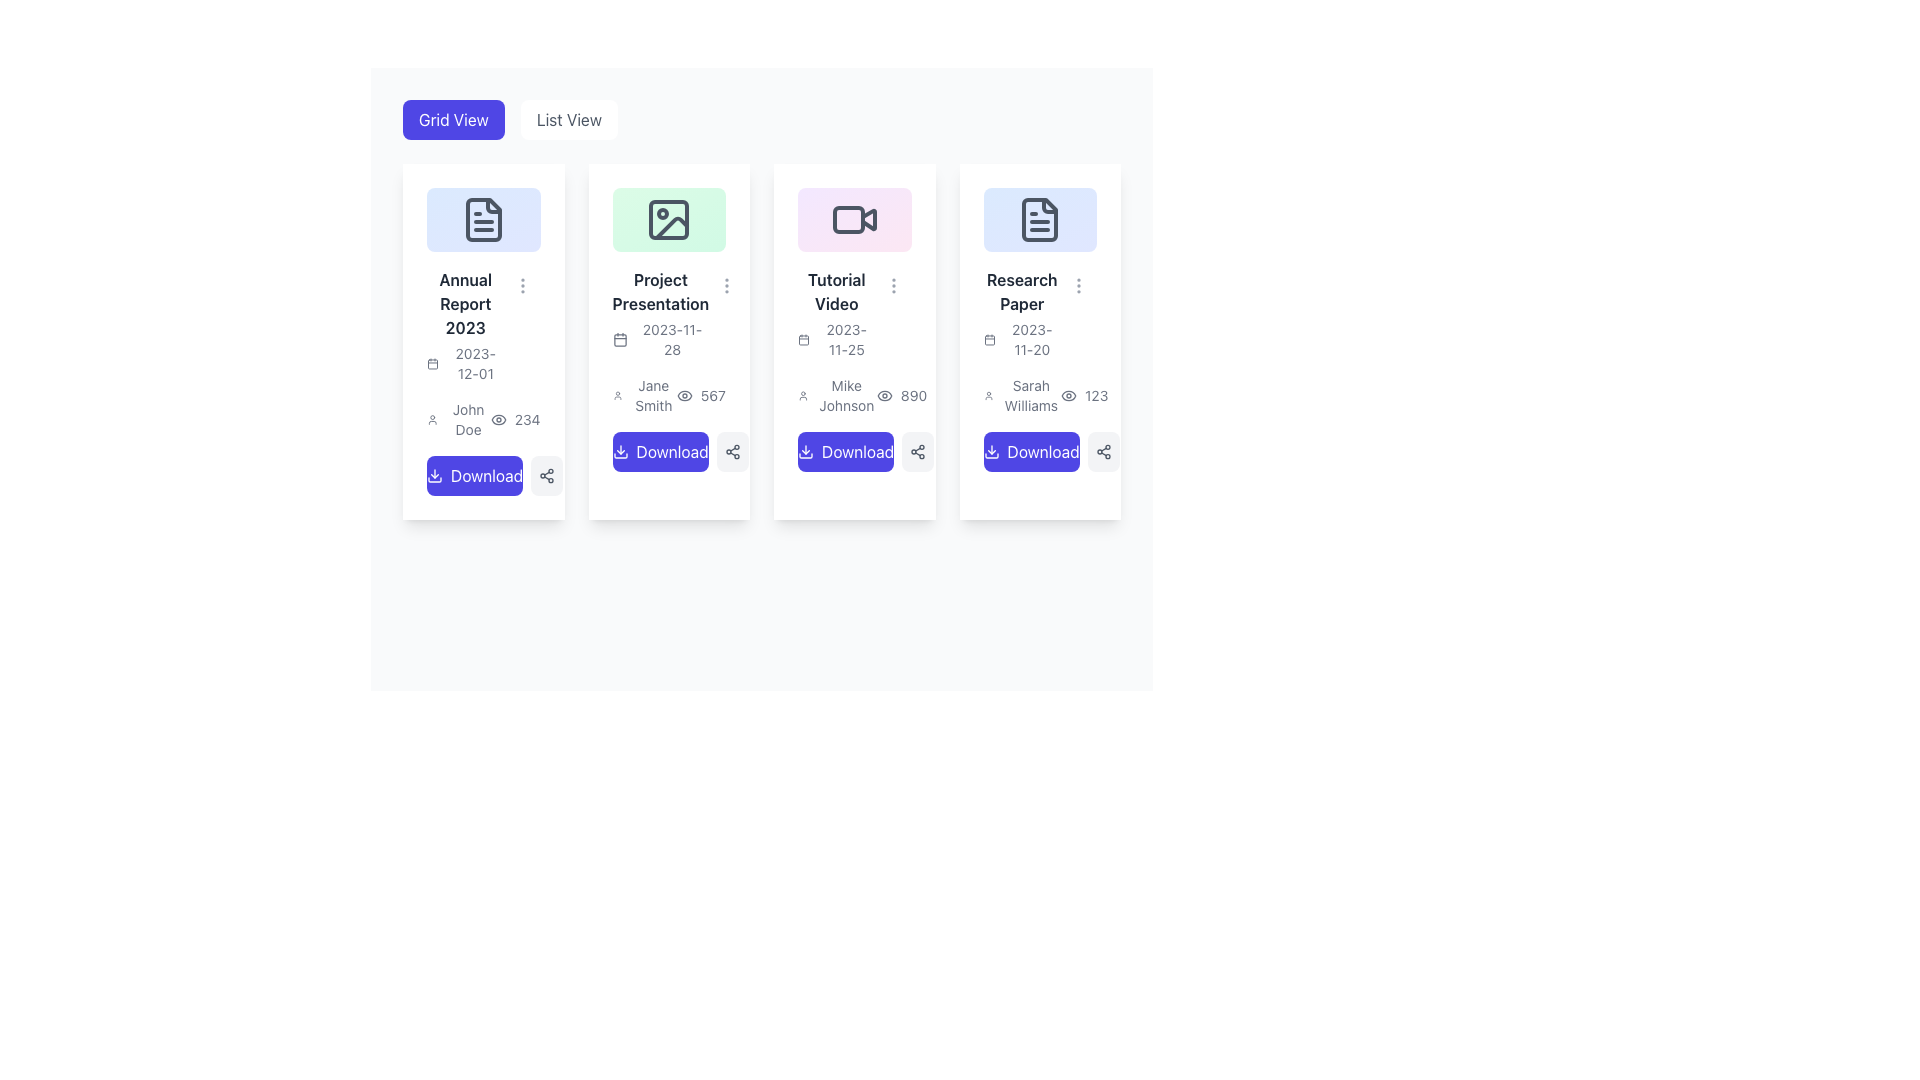 This screenshot has width=1920, height=1080. What do you see at coordinates (846, 338) in the screenshot?
I see `the date label displaying '2023-11-25' in gray color, located in the third card from the left, positioned beneath a small calendar icon` at bounding box center [846, 338].